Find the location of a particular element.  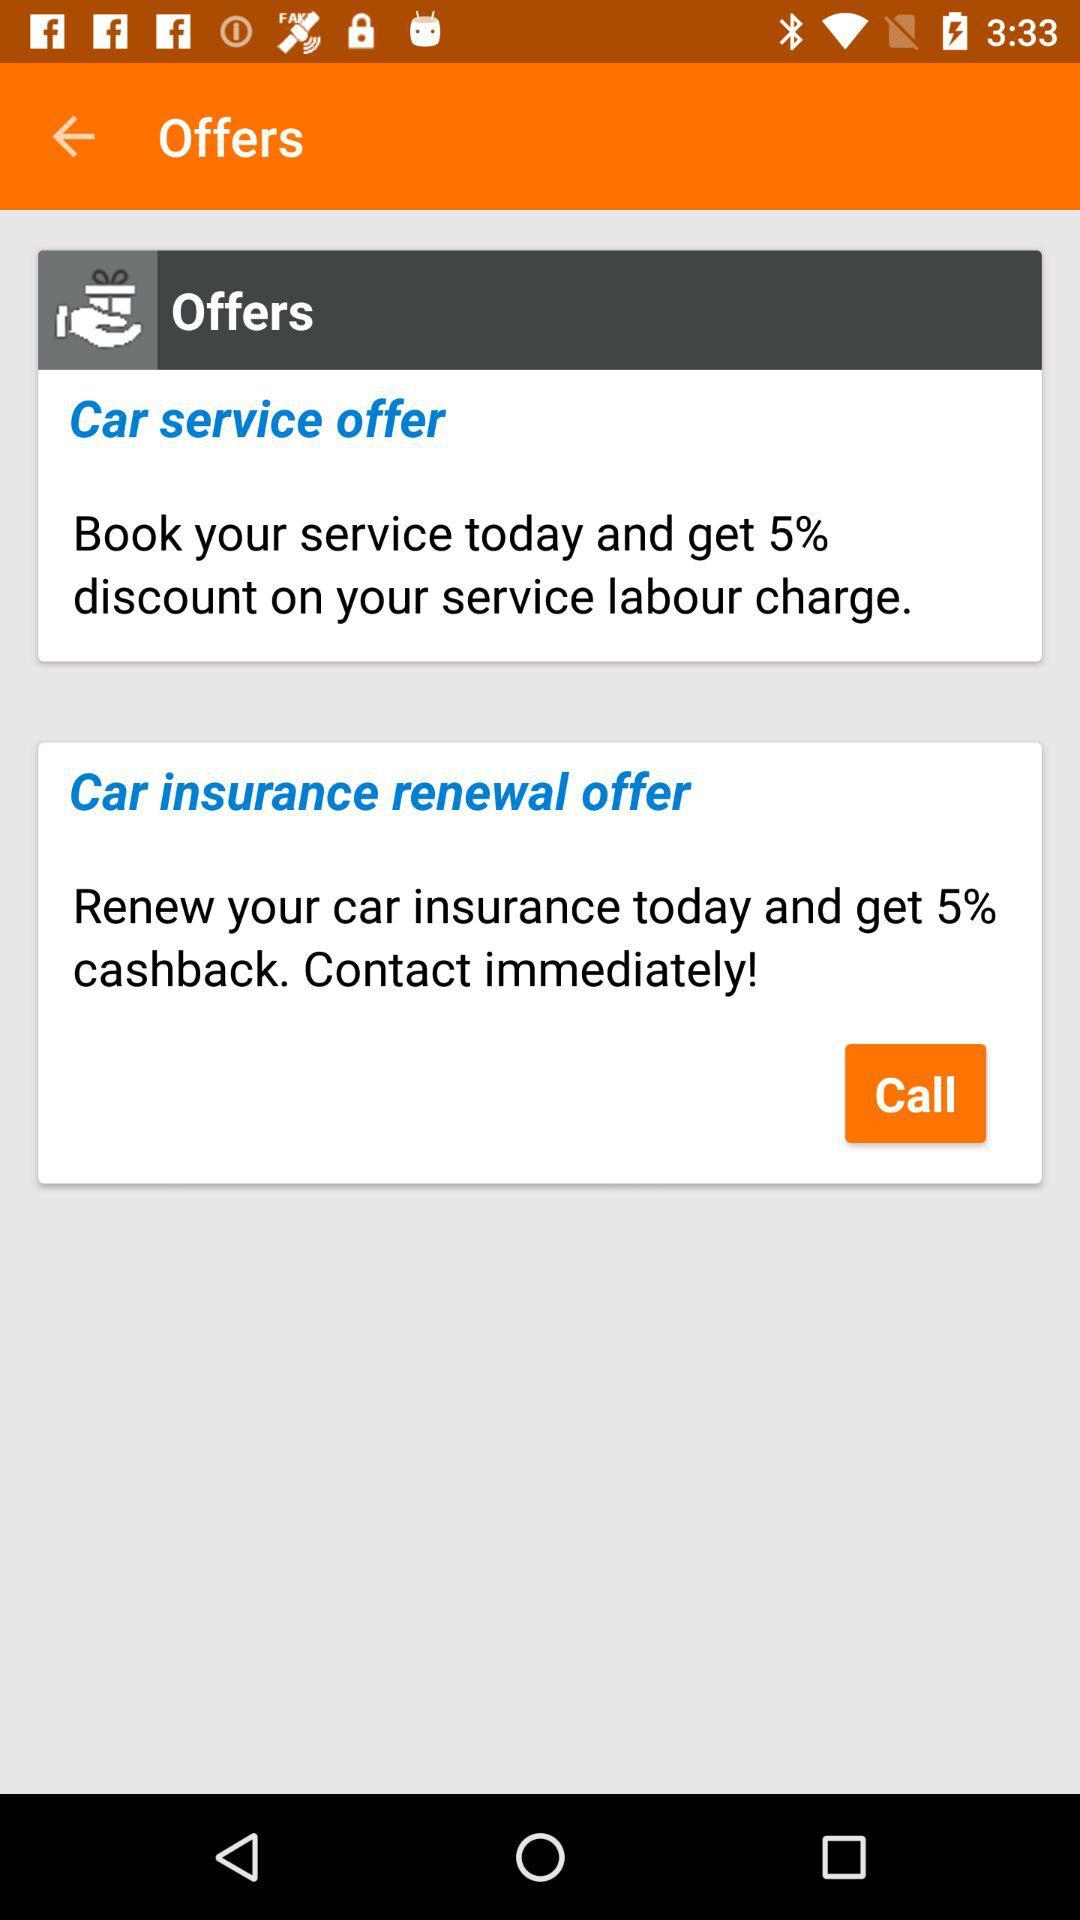

the  call  on the right is located at coordinates (915, 1092).